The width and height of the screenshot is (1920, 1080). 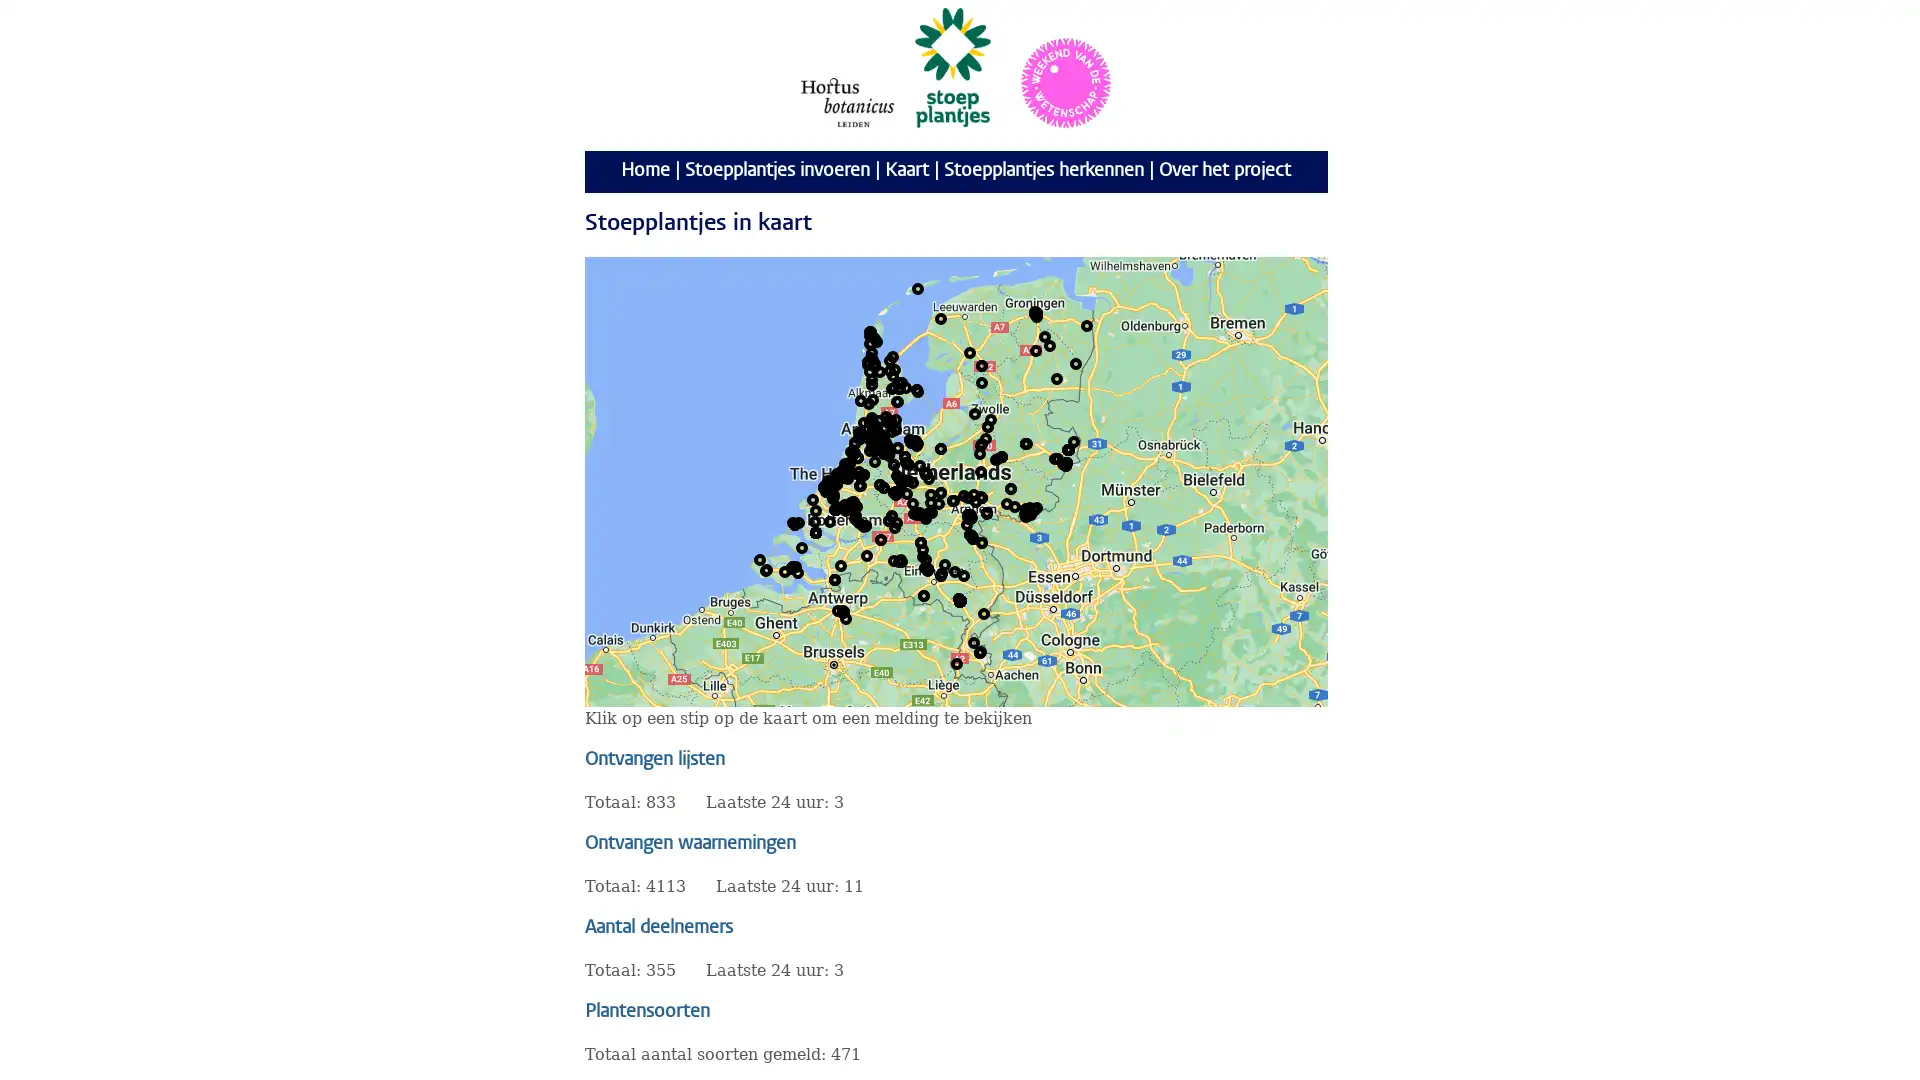 What do you see at coordinates (969, 350) in the screenshot?
I see `Telling van op 01 mei 2022` at bounding box center [969, 350].